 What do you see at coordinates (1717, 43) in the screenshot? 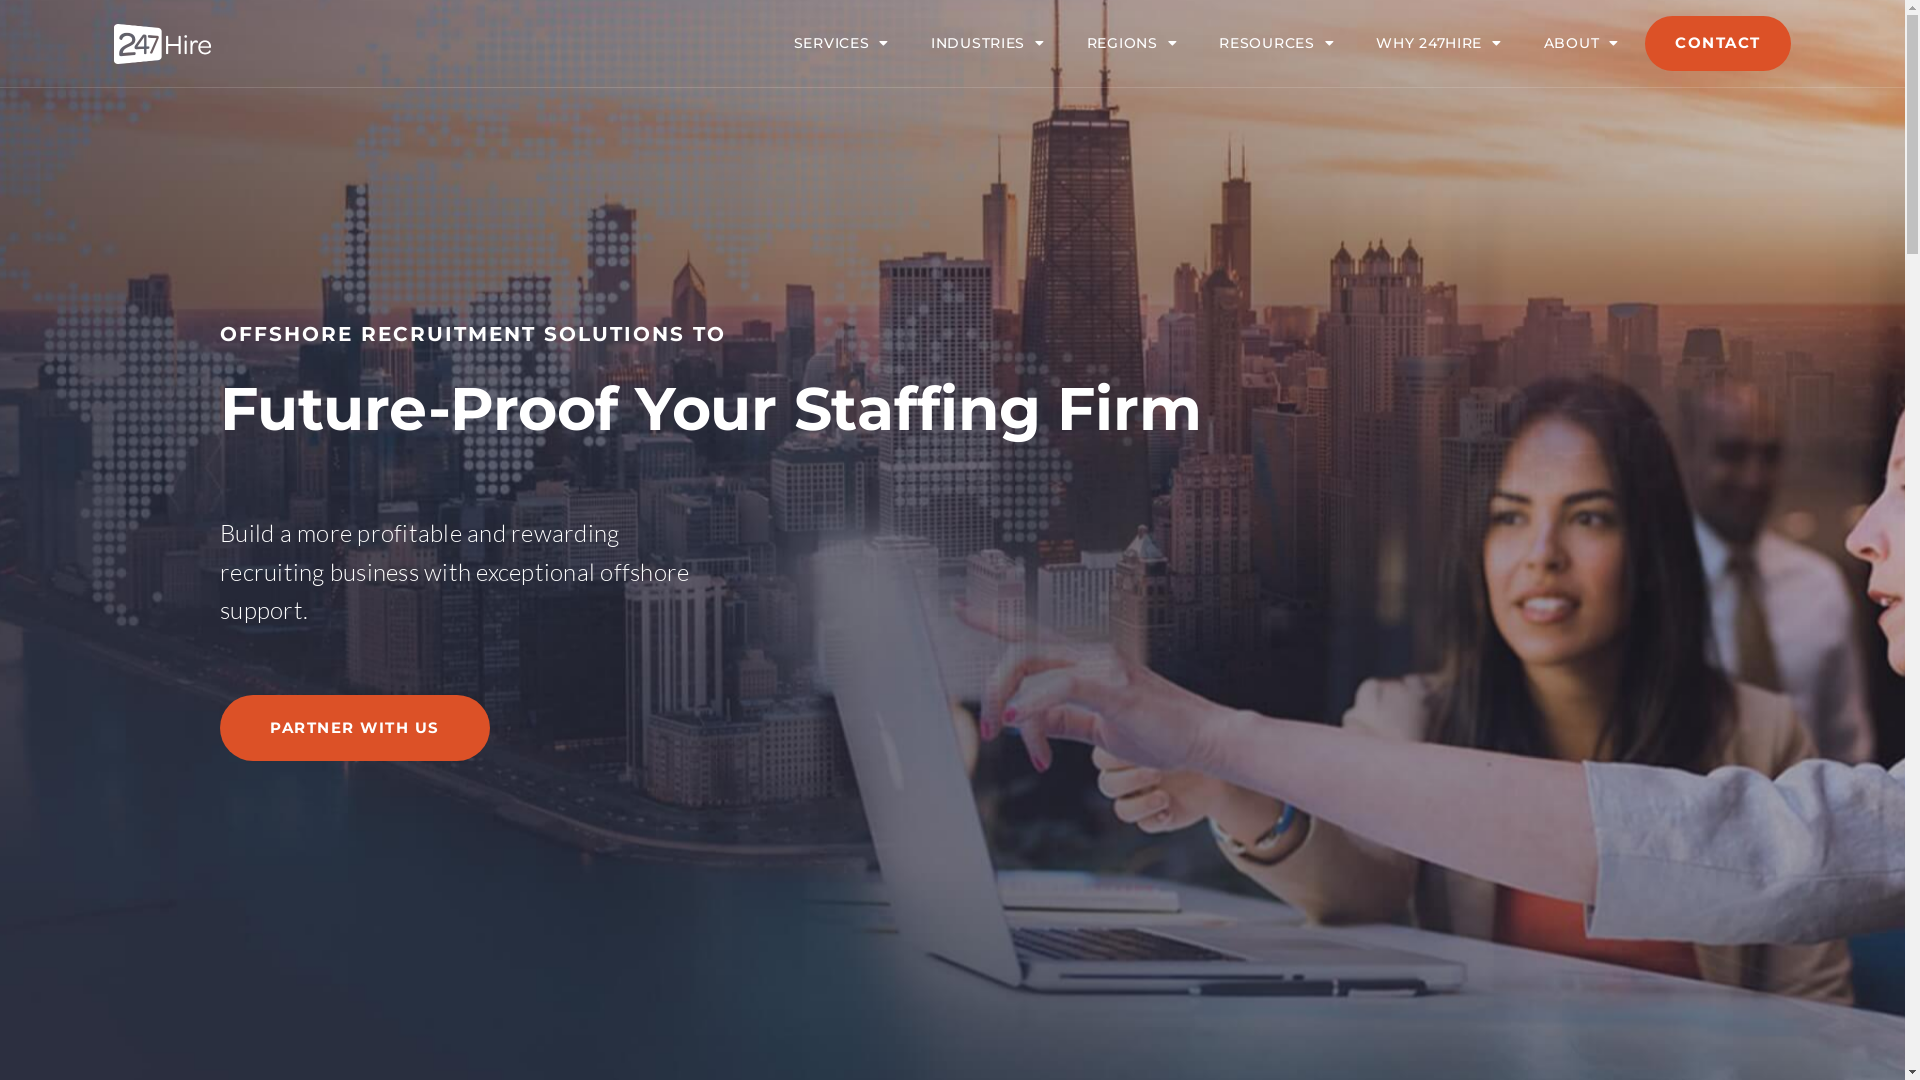
I see `'CONTACT'` at bounding box center [1717, 43].